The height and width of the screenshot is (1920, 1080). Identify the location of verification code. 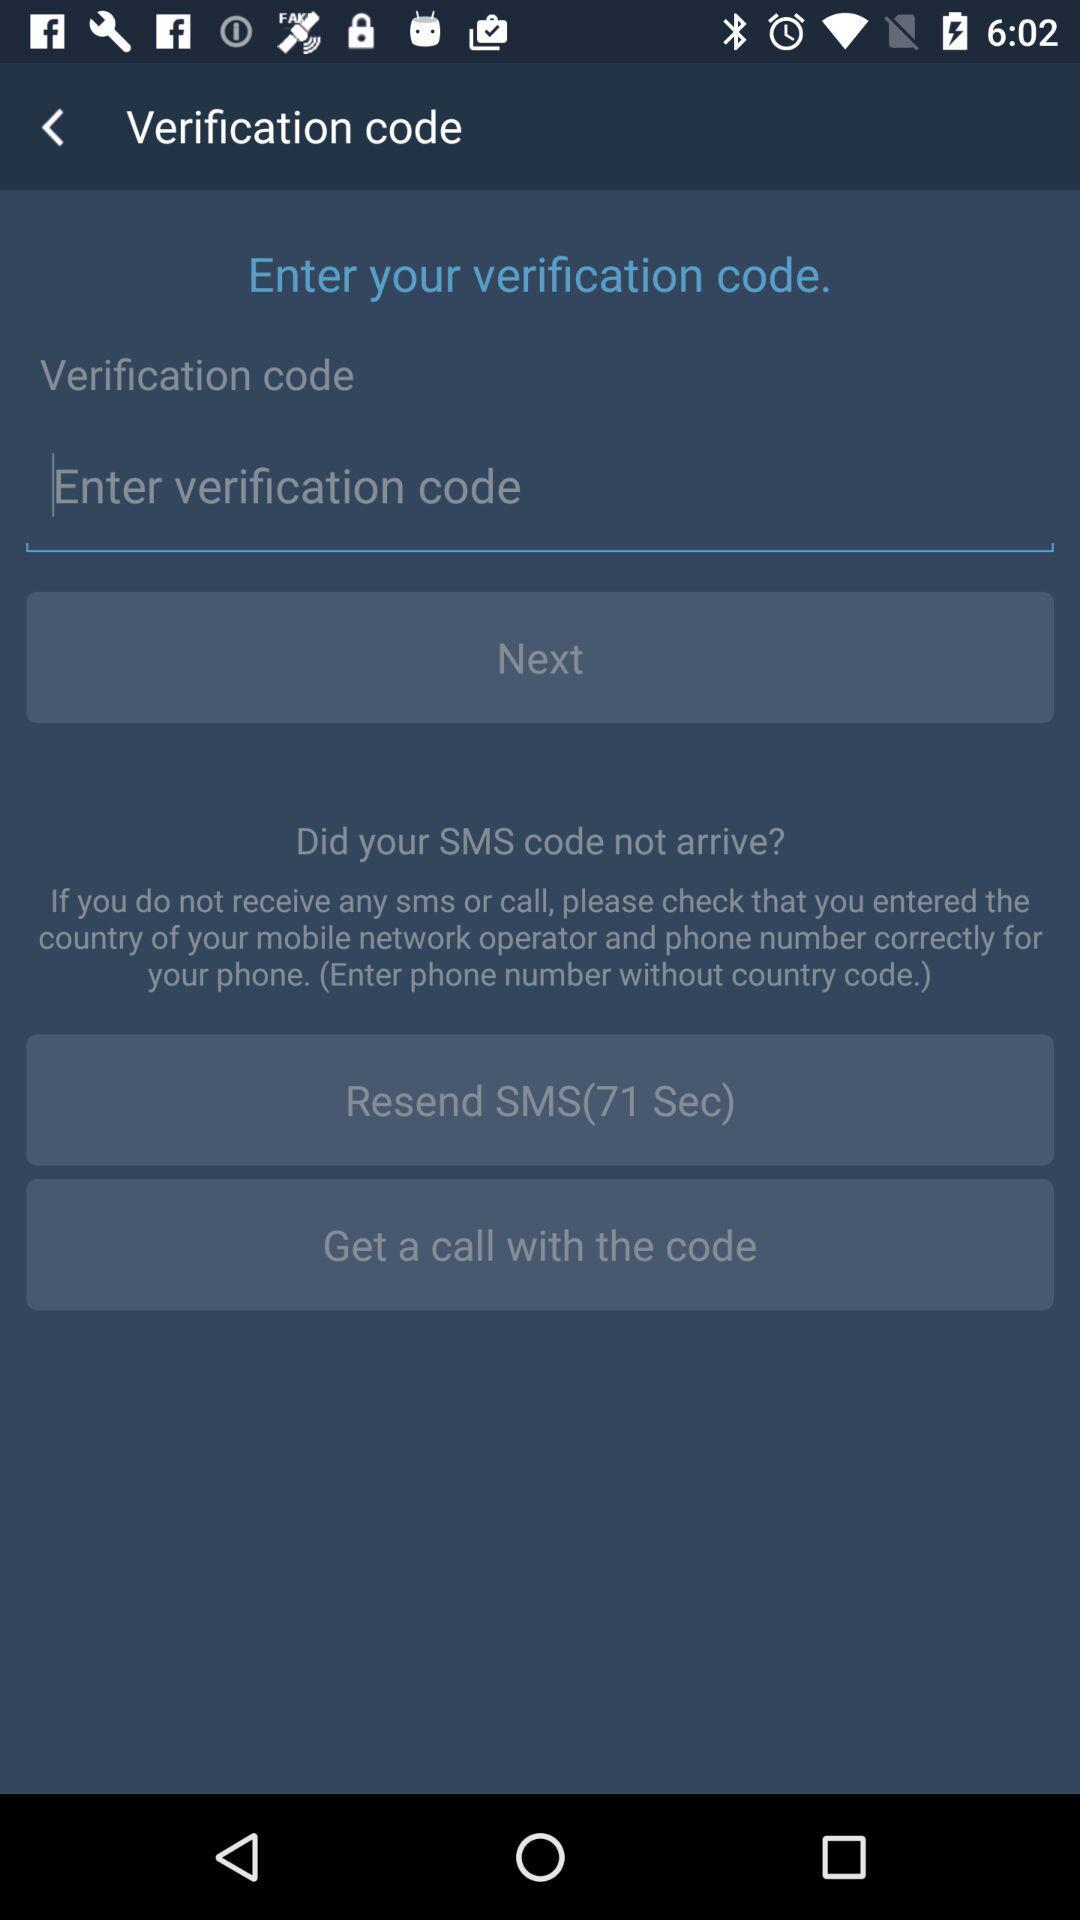
(540, 486).